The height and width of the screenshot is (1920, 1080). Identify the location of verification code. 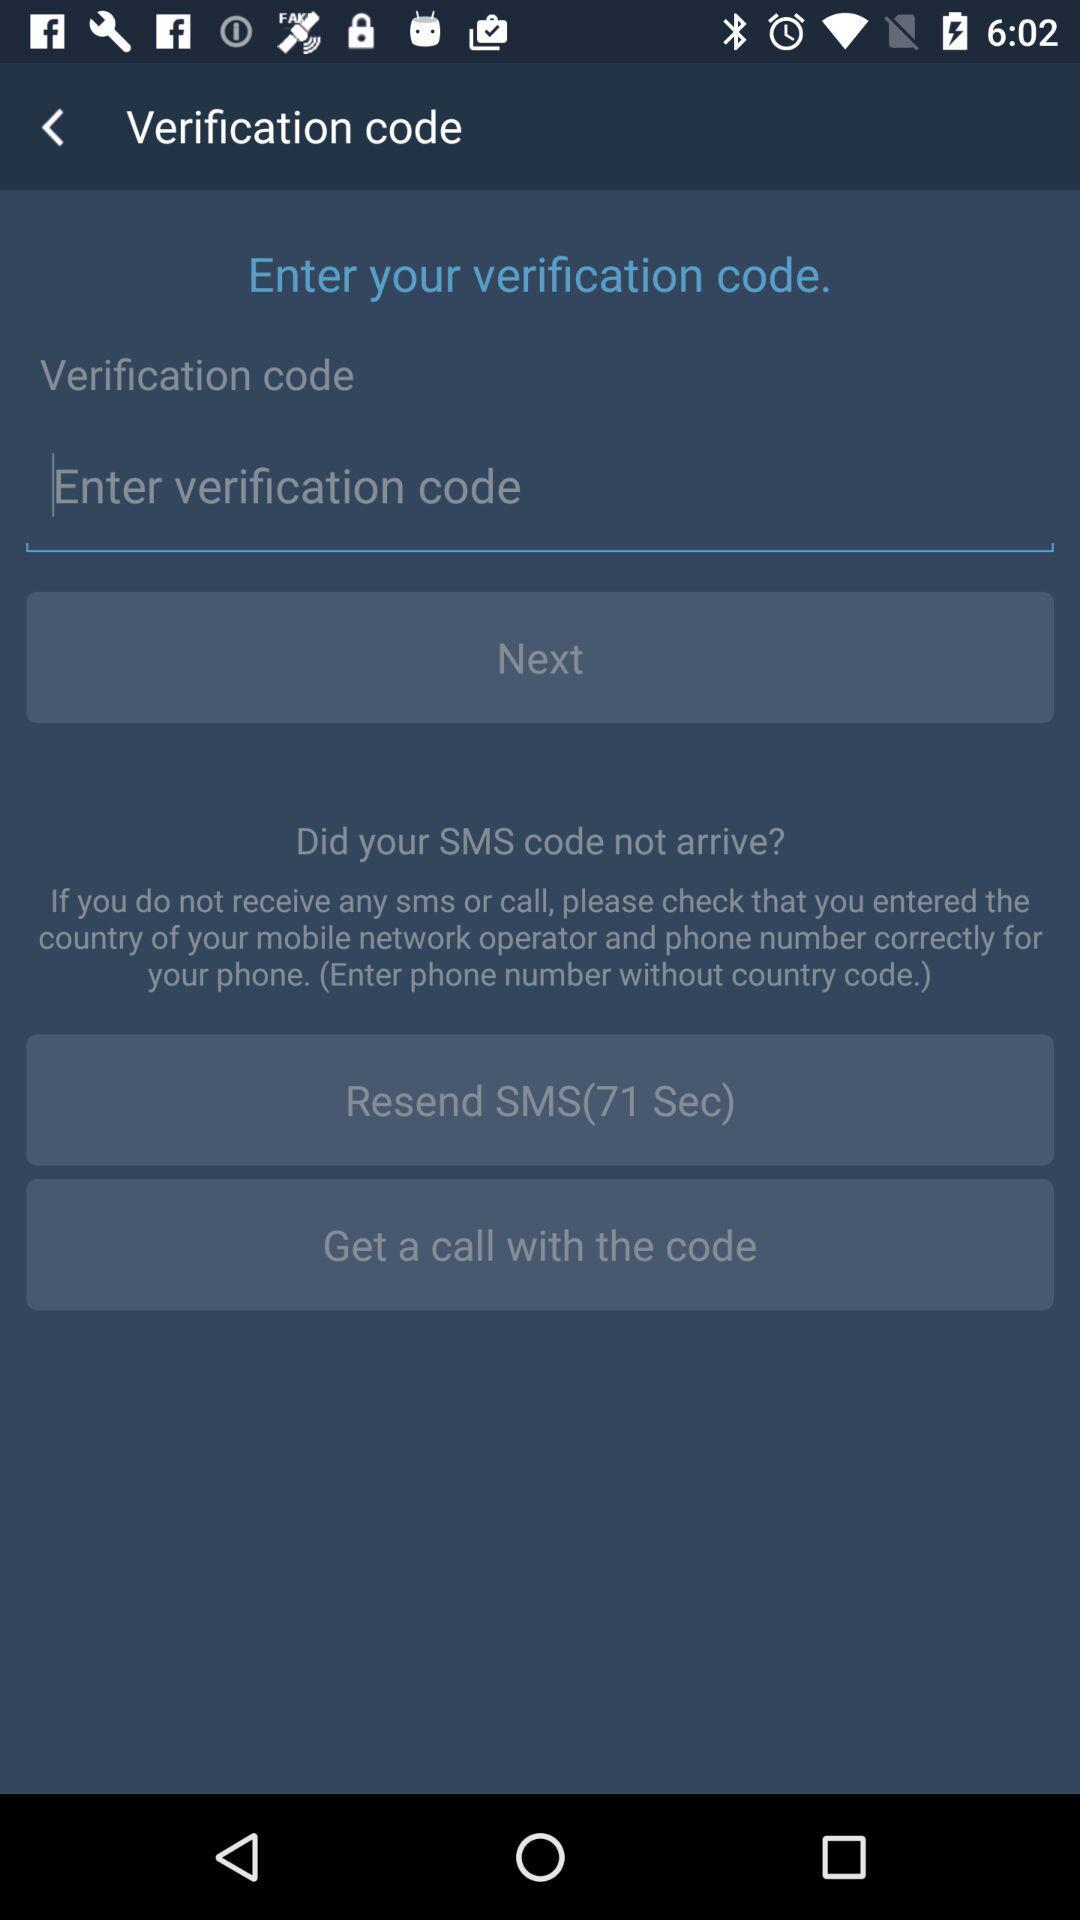
(540, 486).